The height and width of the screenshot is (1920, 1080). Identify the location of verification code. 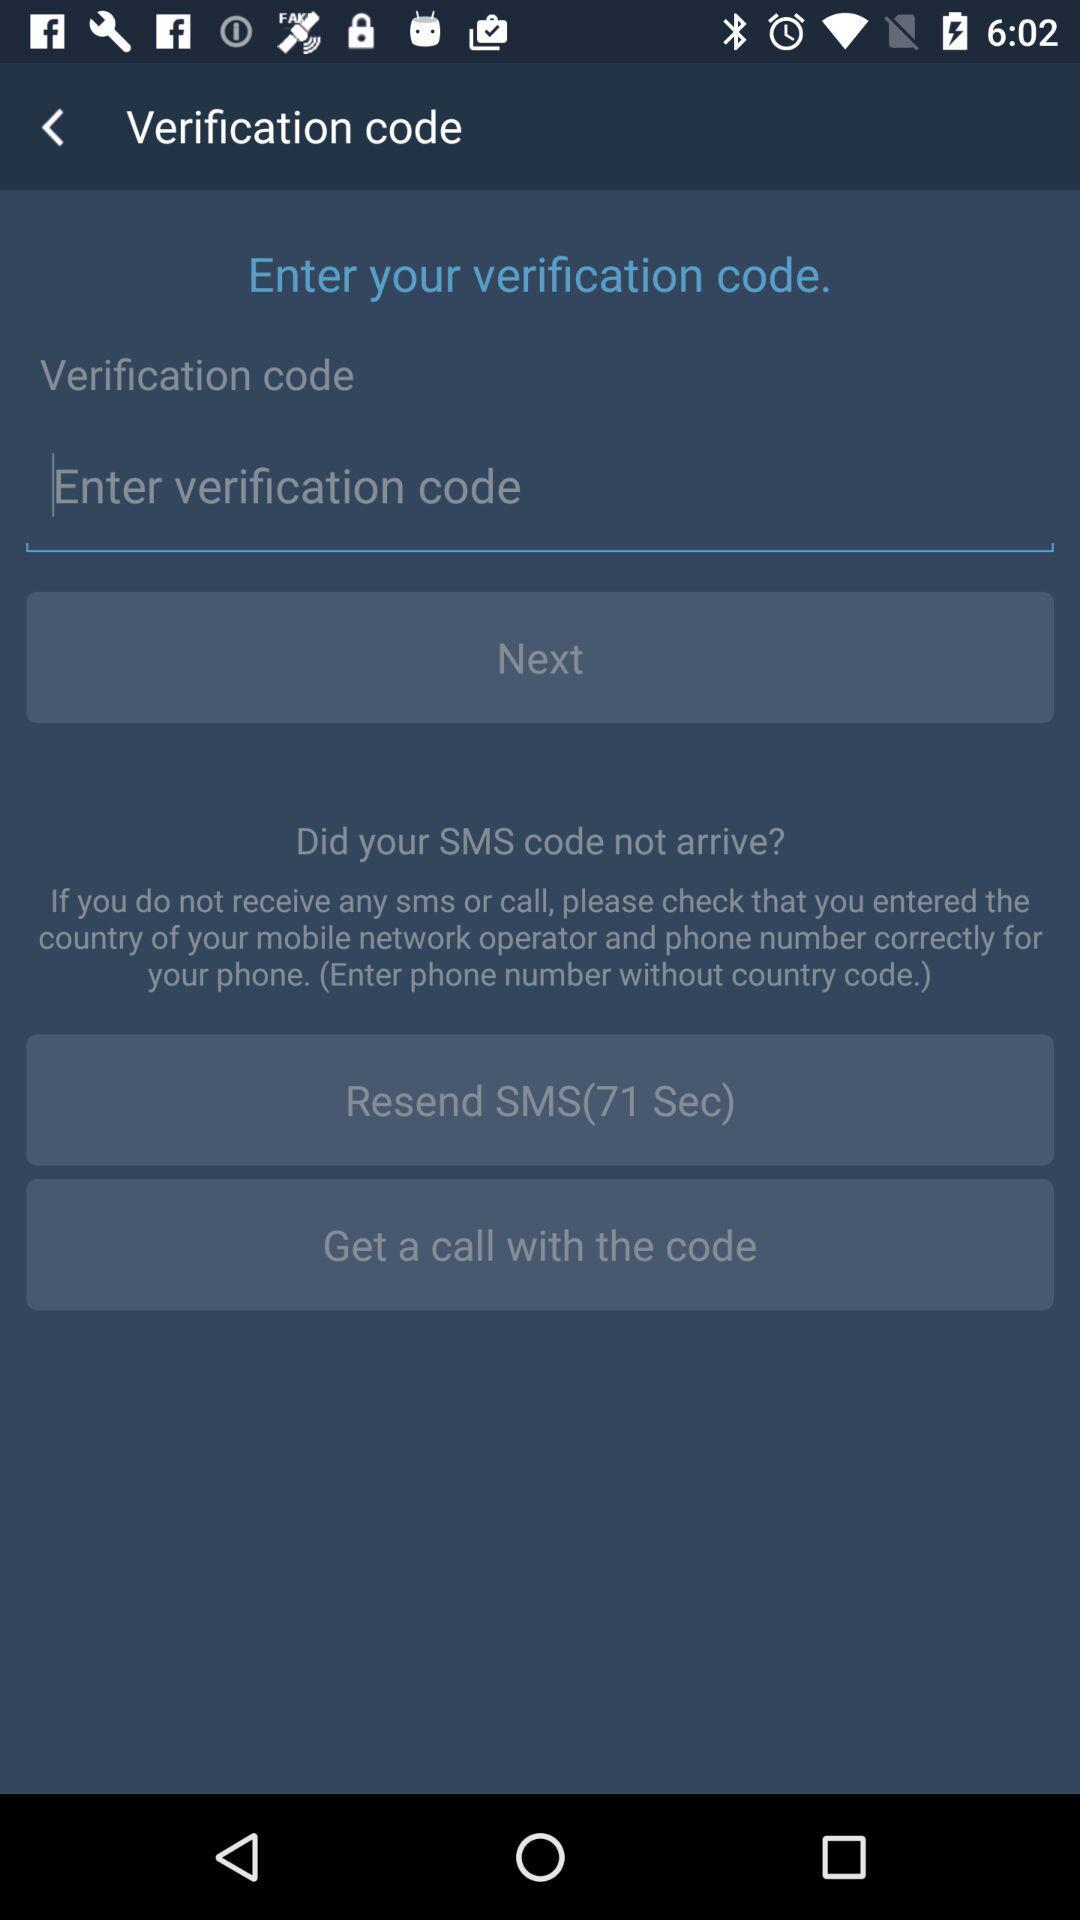
(540, 486).